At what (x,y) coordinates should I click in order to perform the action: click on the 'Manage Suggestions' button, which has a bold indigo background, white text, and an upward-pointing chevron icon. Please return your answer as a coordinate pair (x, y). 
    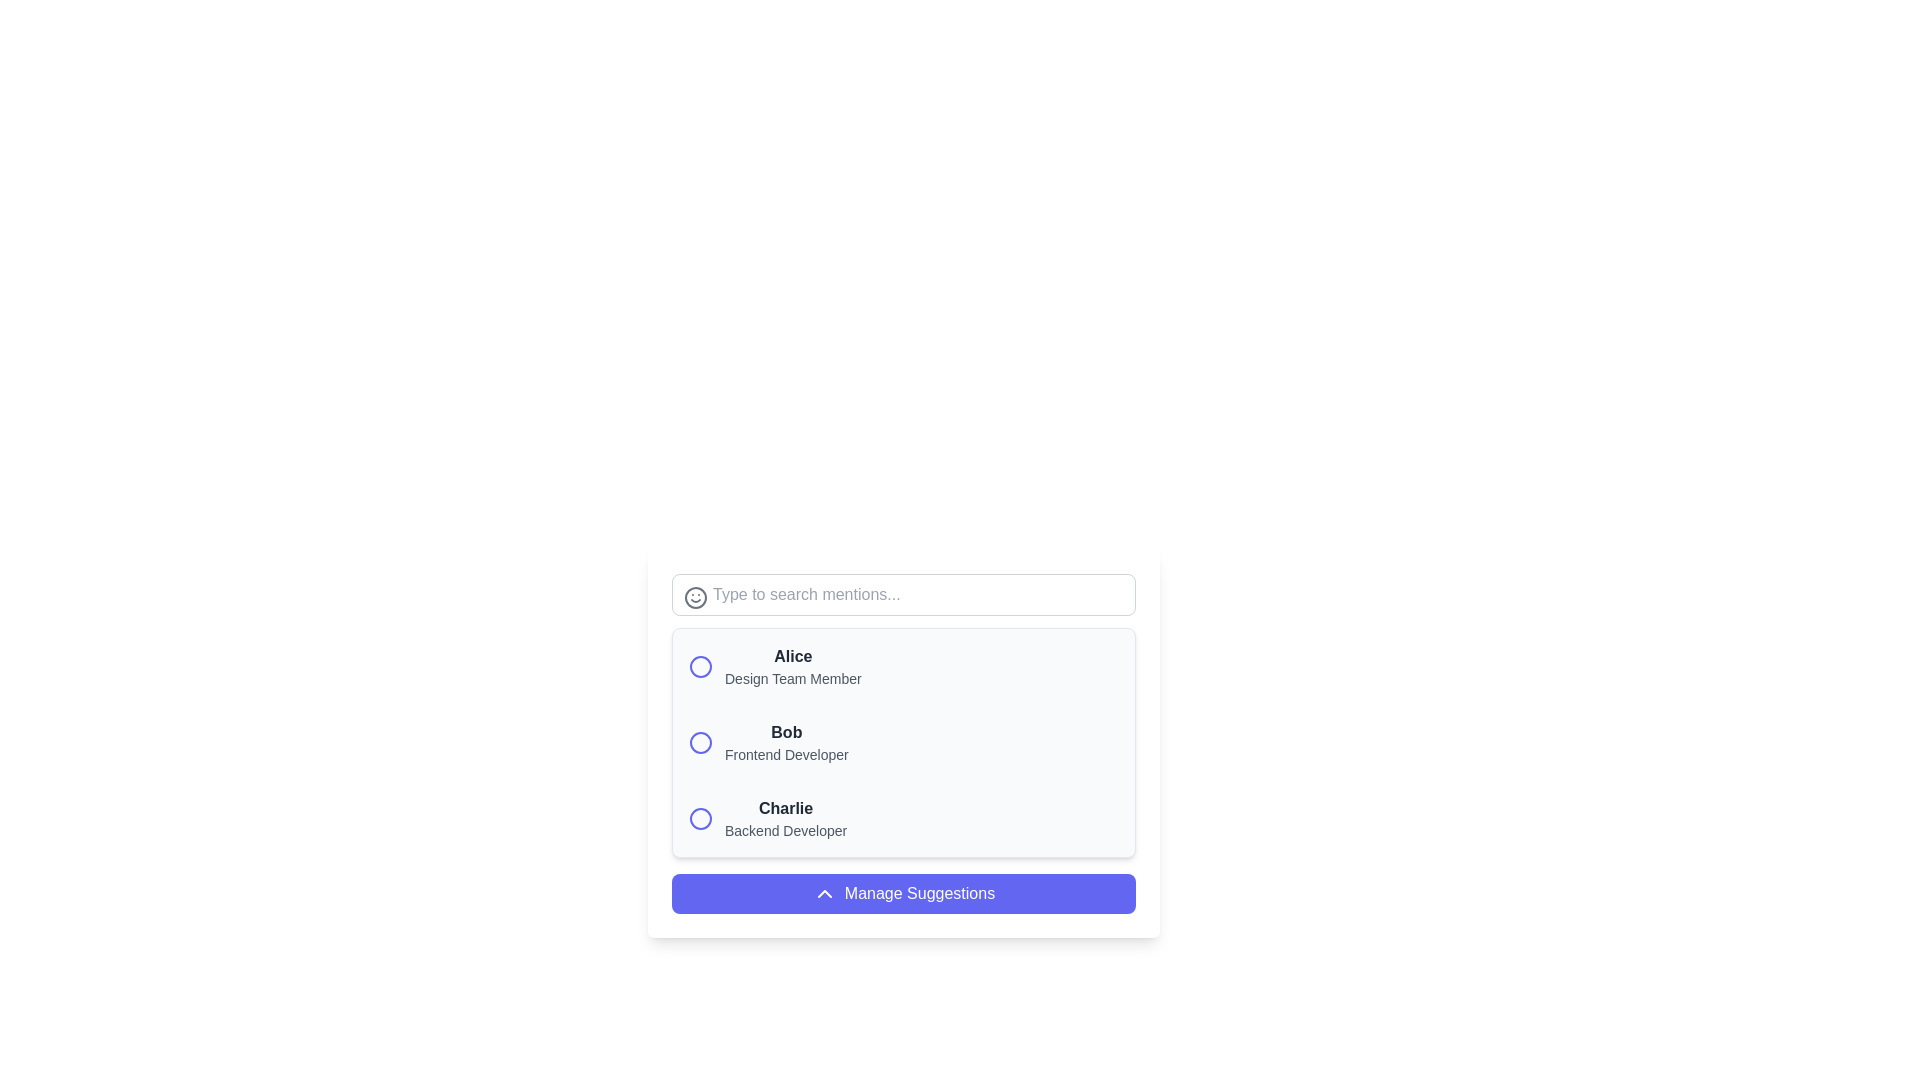
    Looking at the image, I should click on (902, 893).